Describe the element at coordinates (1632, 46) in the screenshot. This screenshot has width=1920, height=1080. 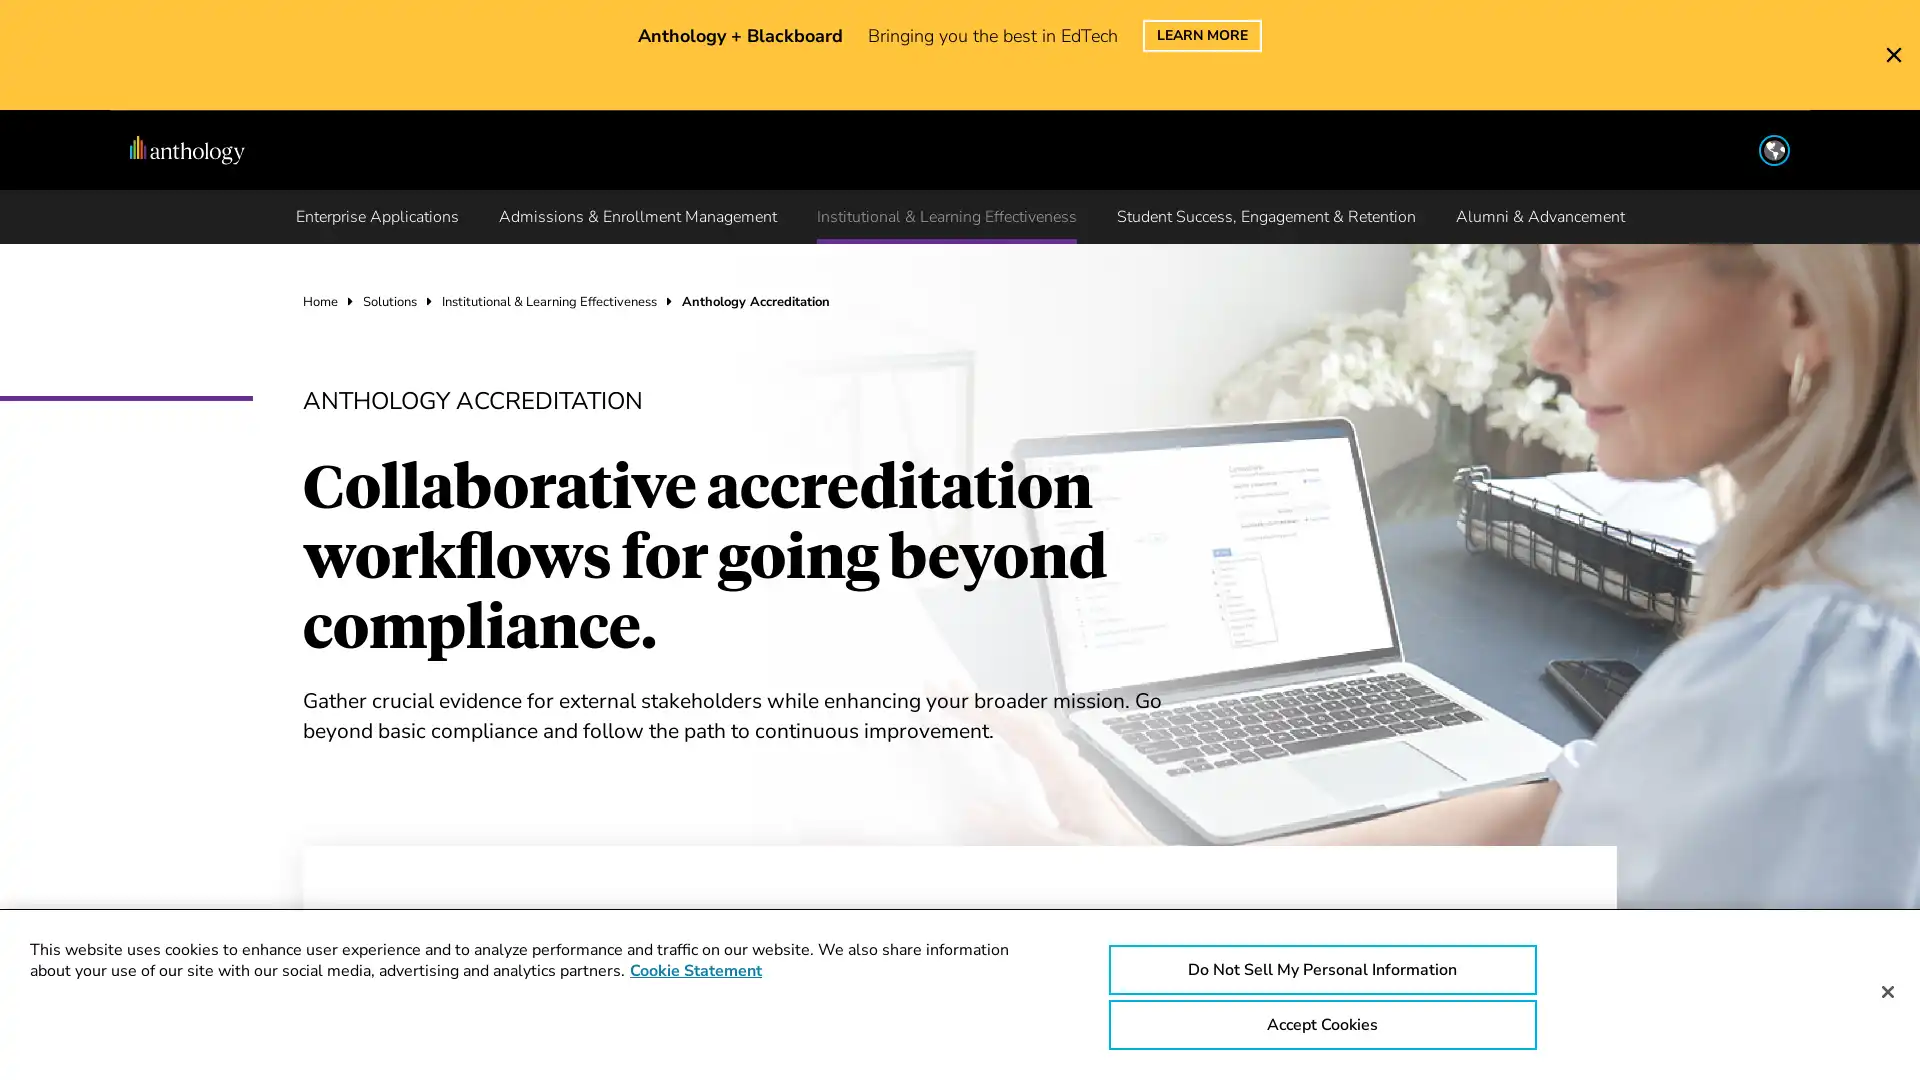
I see `CLOSE` at that location.